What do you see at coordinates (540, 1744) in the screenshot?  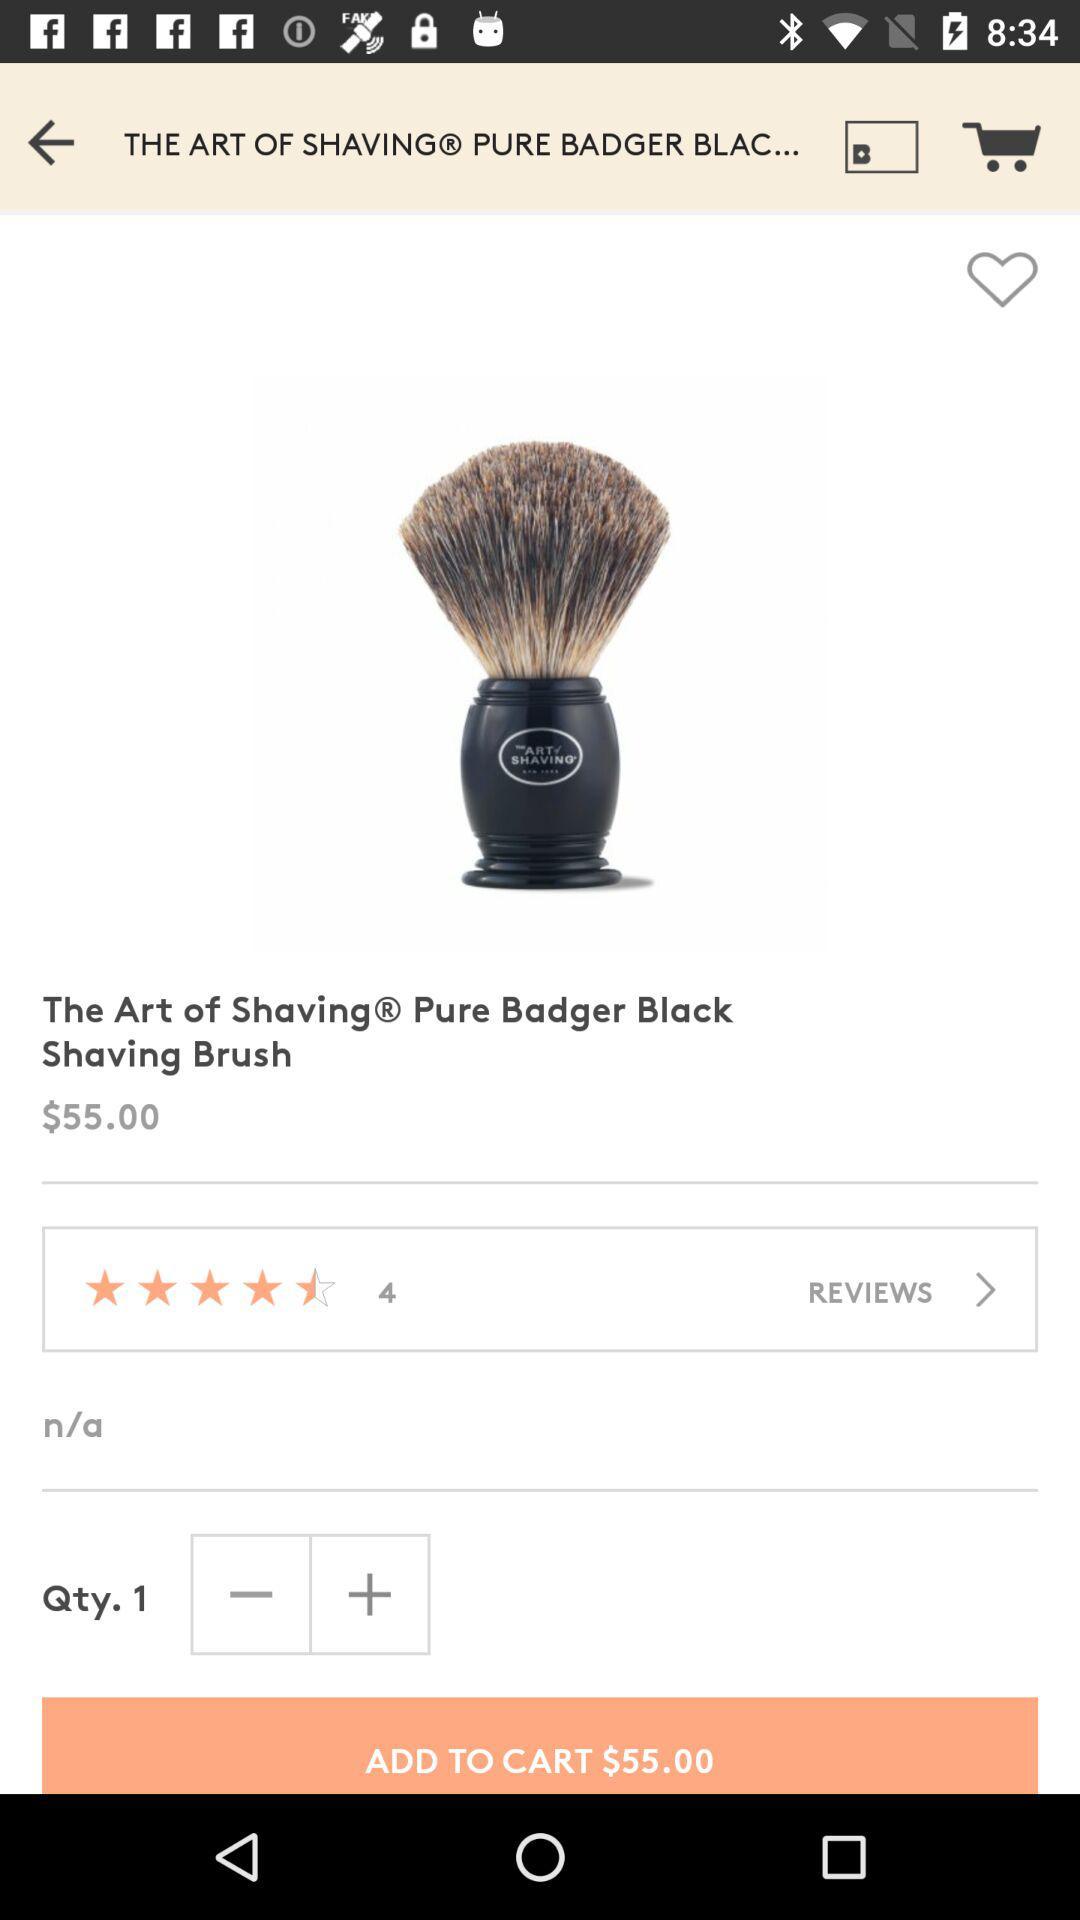 I see `add to cart` at bounding box center [540, 1744].